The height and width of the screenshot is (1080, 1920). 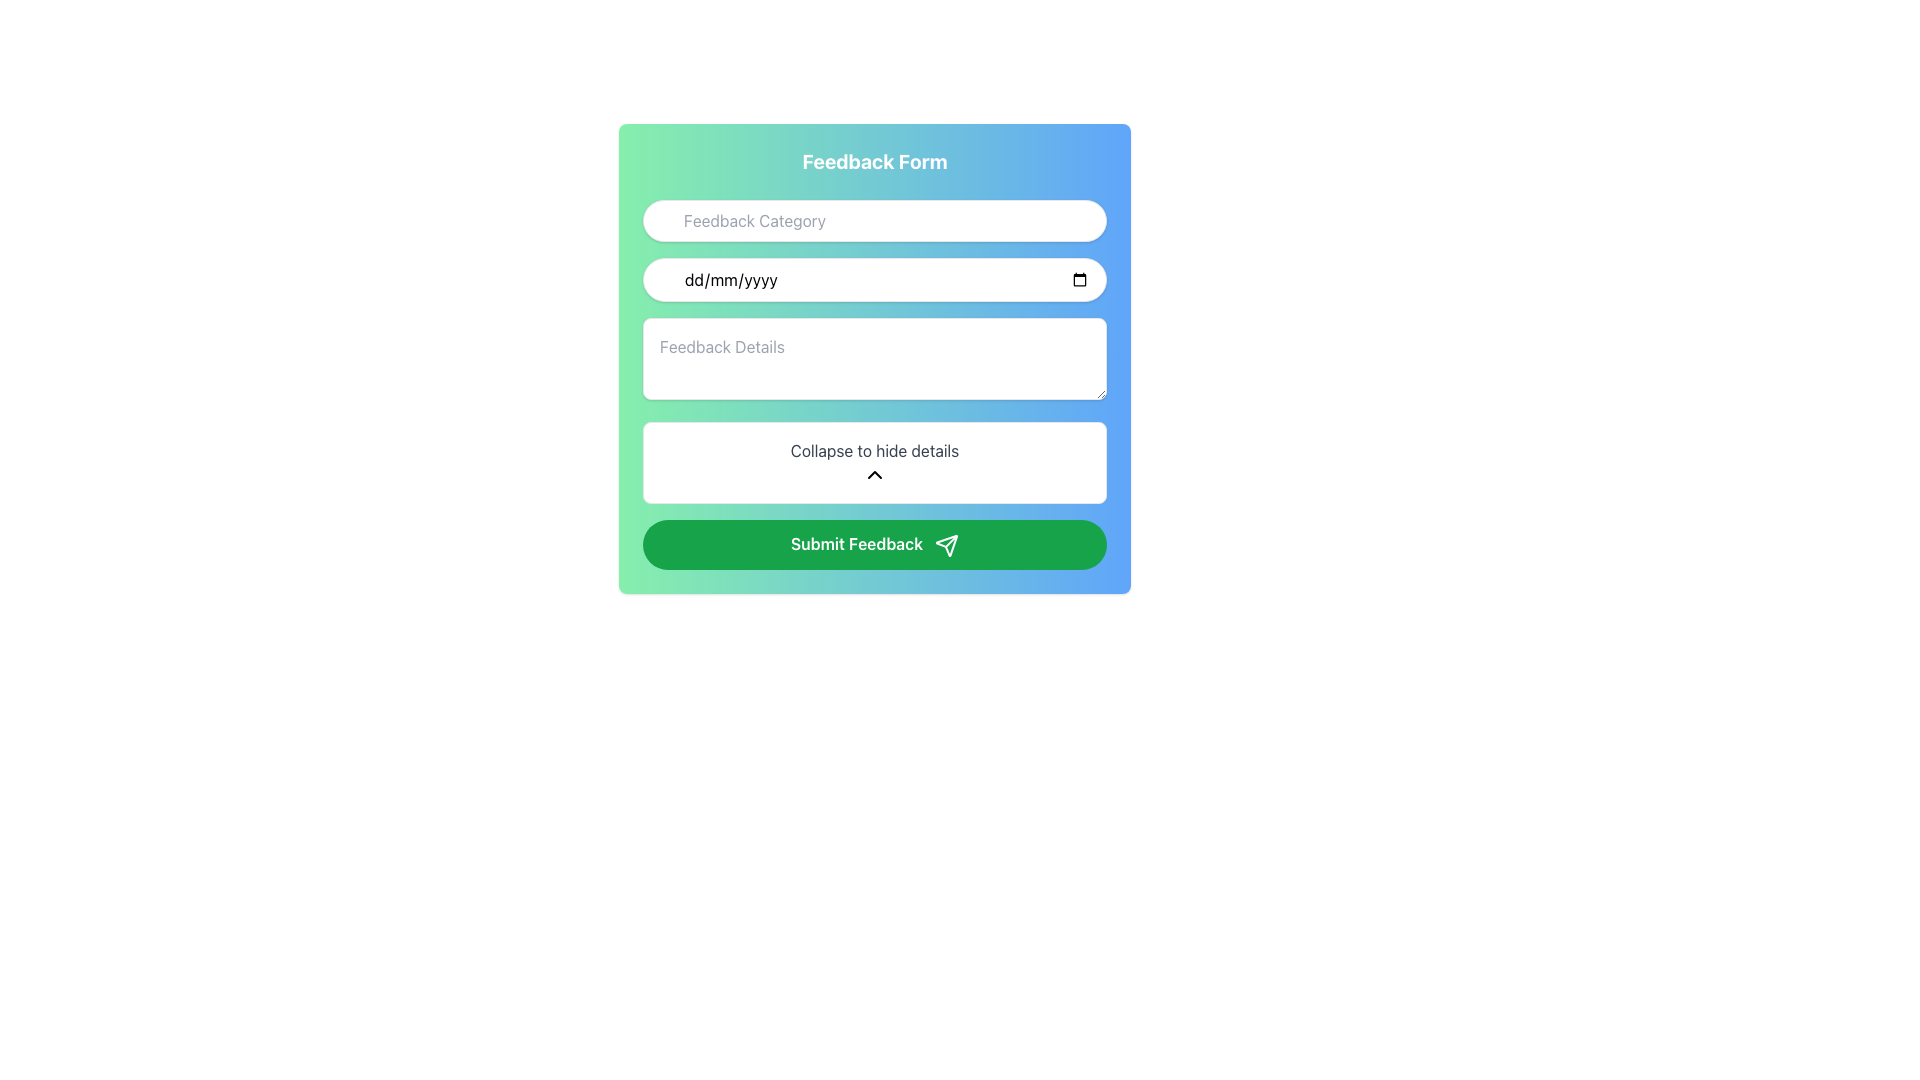 What do you see at coordinates (874, 474) in the screenshot?
I see `the upward-pointing chevron-shaped arrow icon located below the text 'Collapse to hide details' in the feedback form area` at bounding box center [874, 474].